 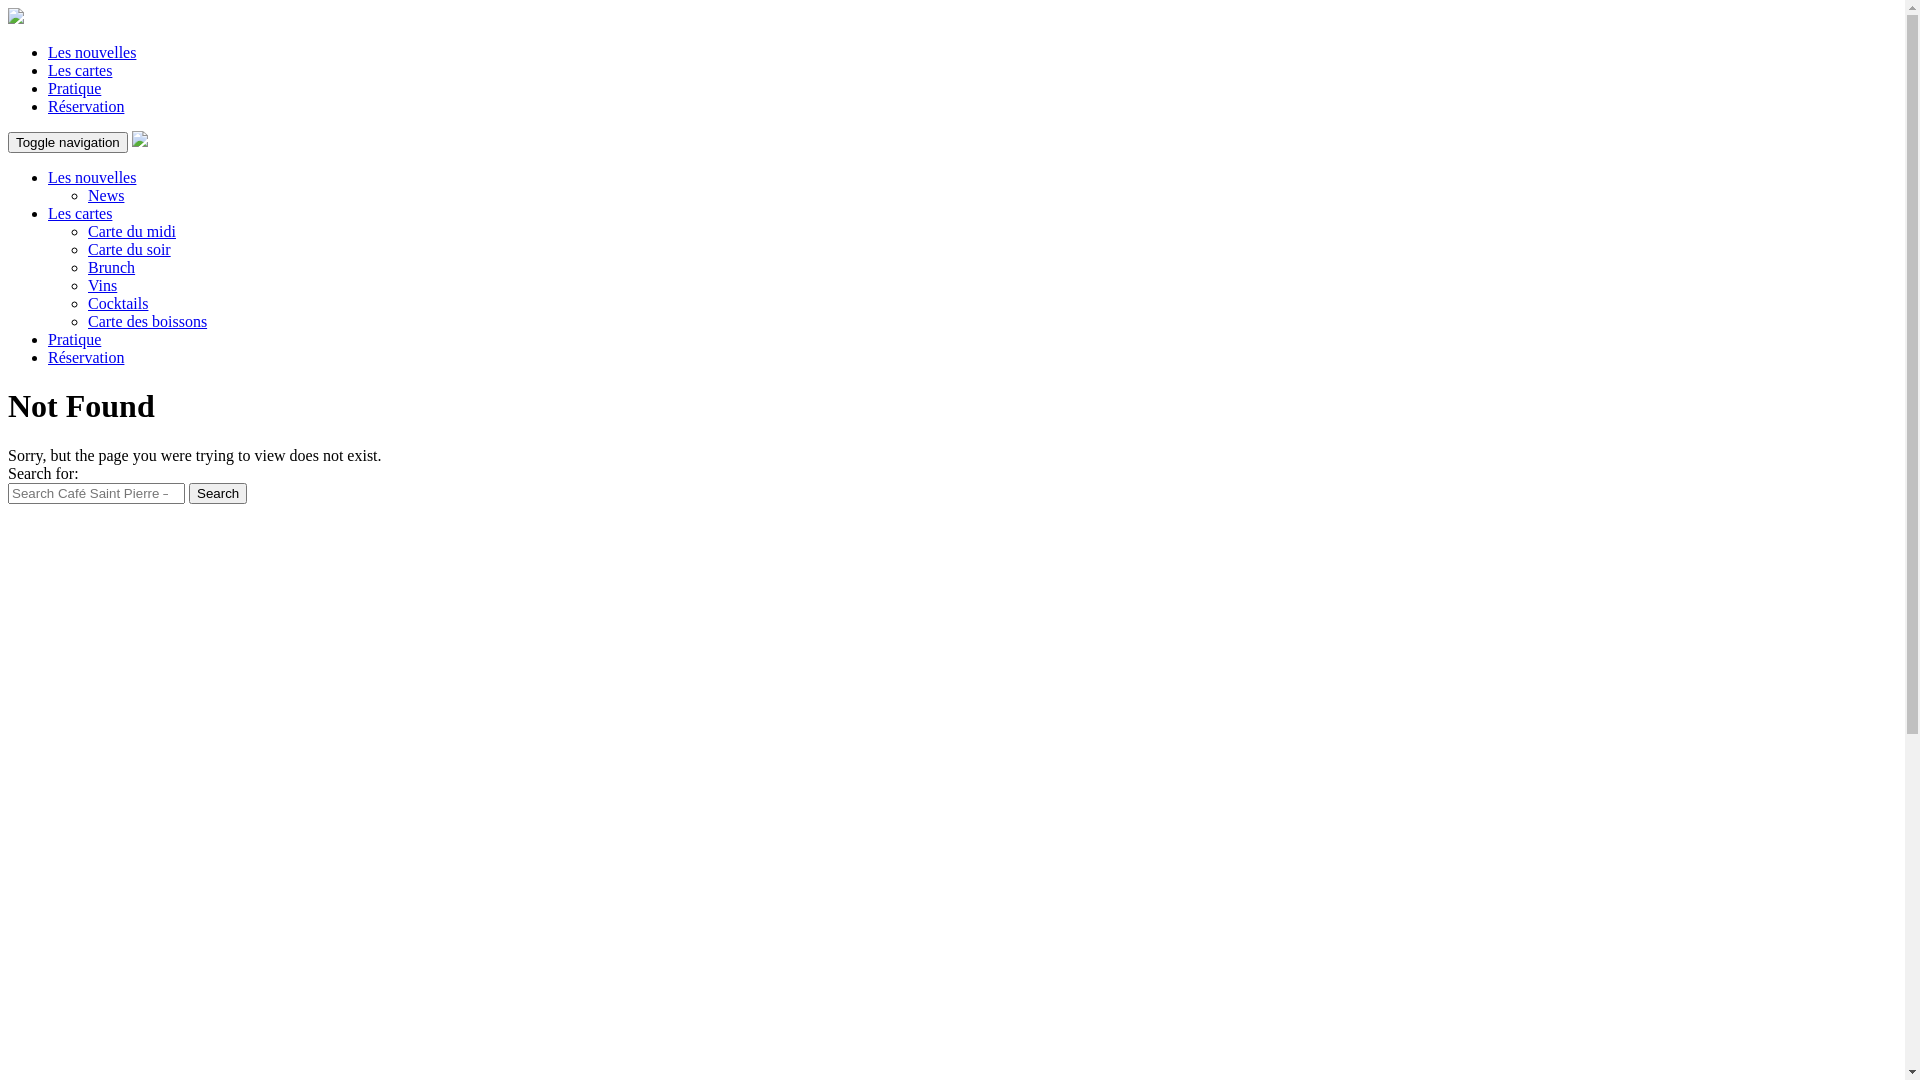 What do you see at coordinates (104, 195) in the screenshot?
I see `'News'` at bounding box center [104, 195].